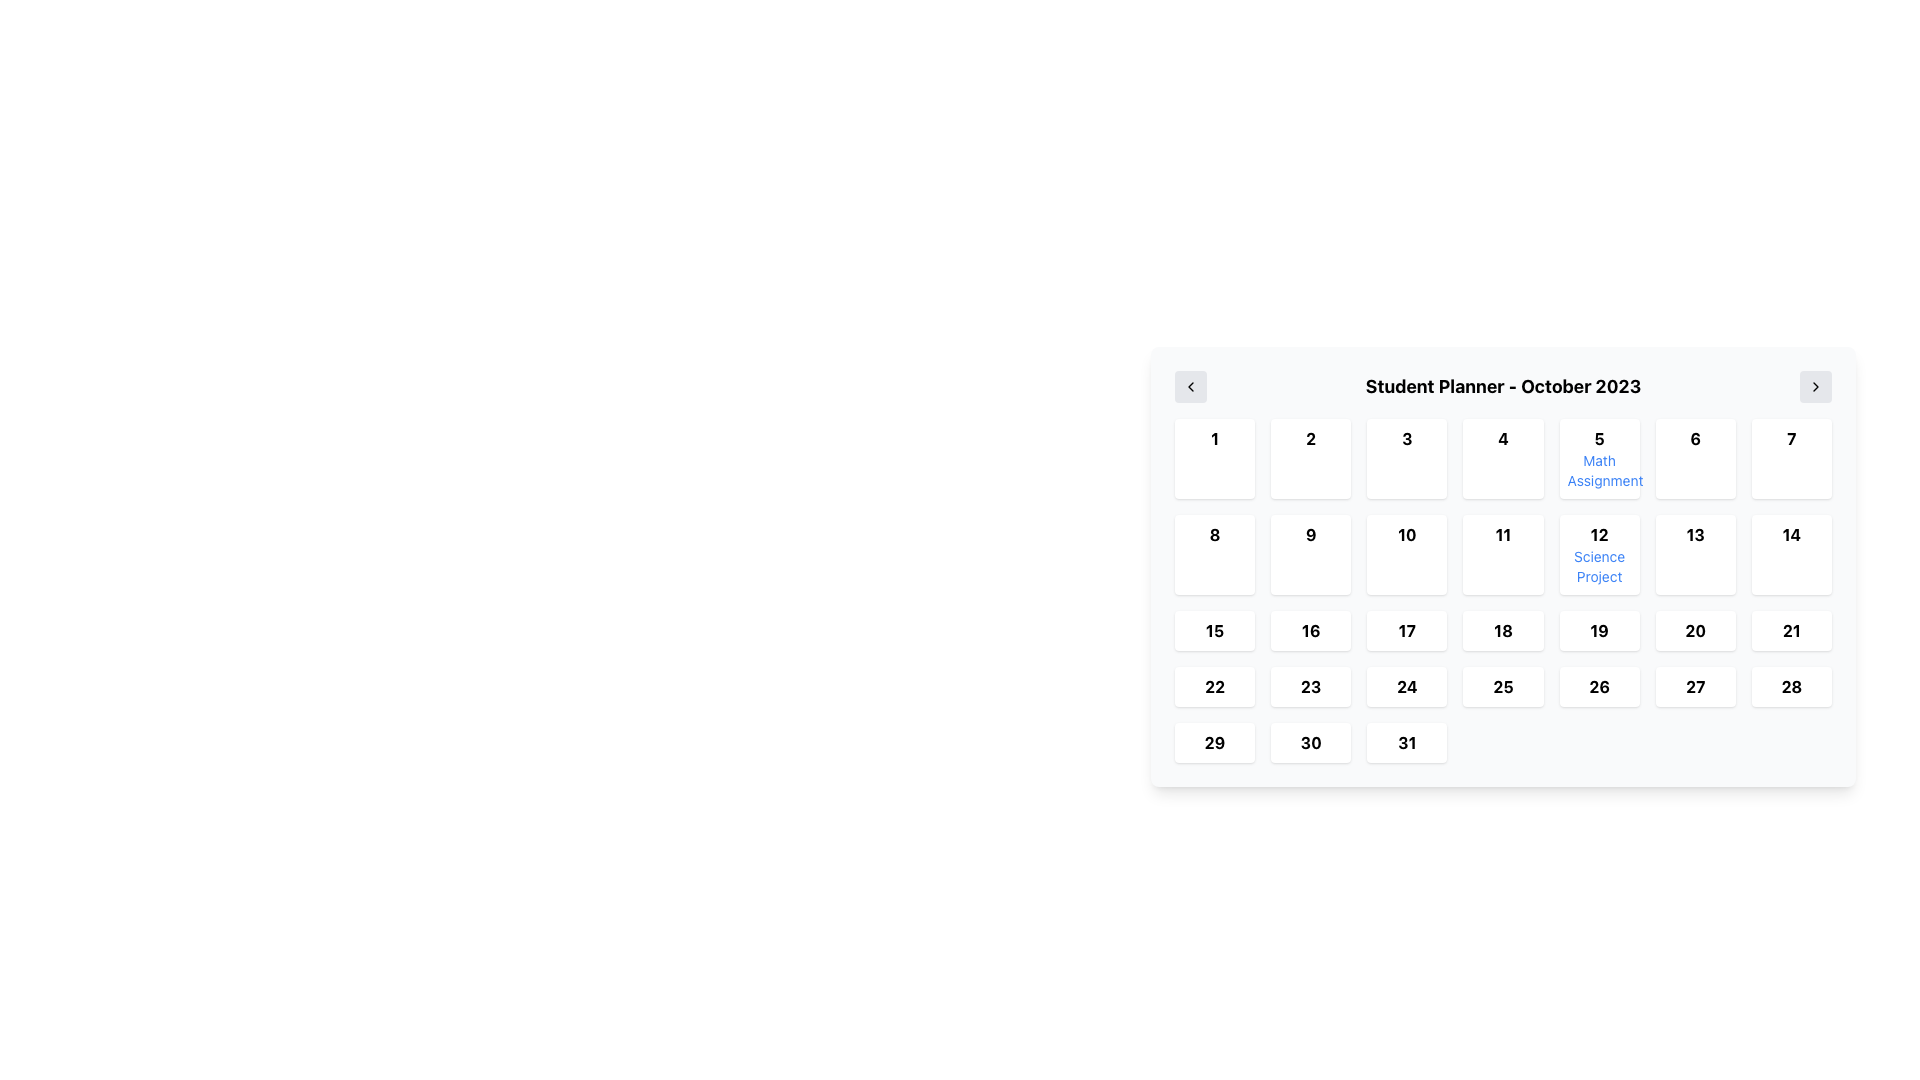  Describe the element at coordinates (1503, 685) in the screenshot. I see `the text display representing a day in the calendar located in the sixth row and fifth column of the October 2023 calendar` at that location.